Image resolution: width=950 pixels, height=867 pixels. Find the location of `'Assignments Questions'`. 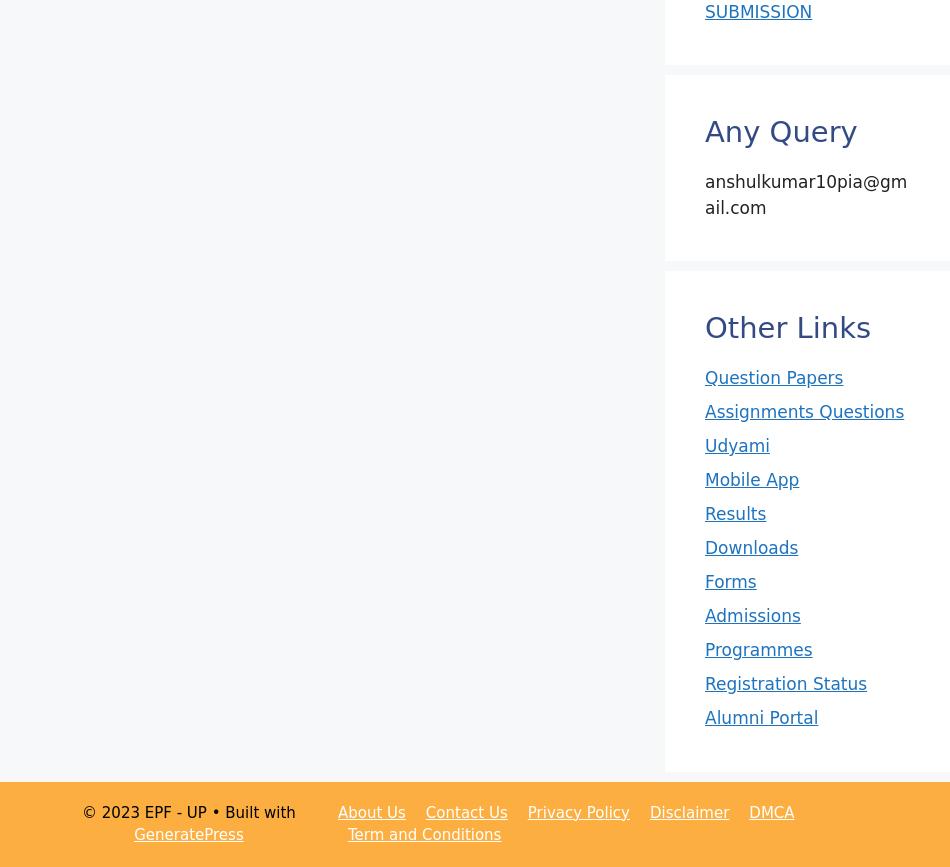

'Assignments Questions' is located at coordinates (803, 411).